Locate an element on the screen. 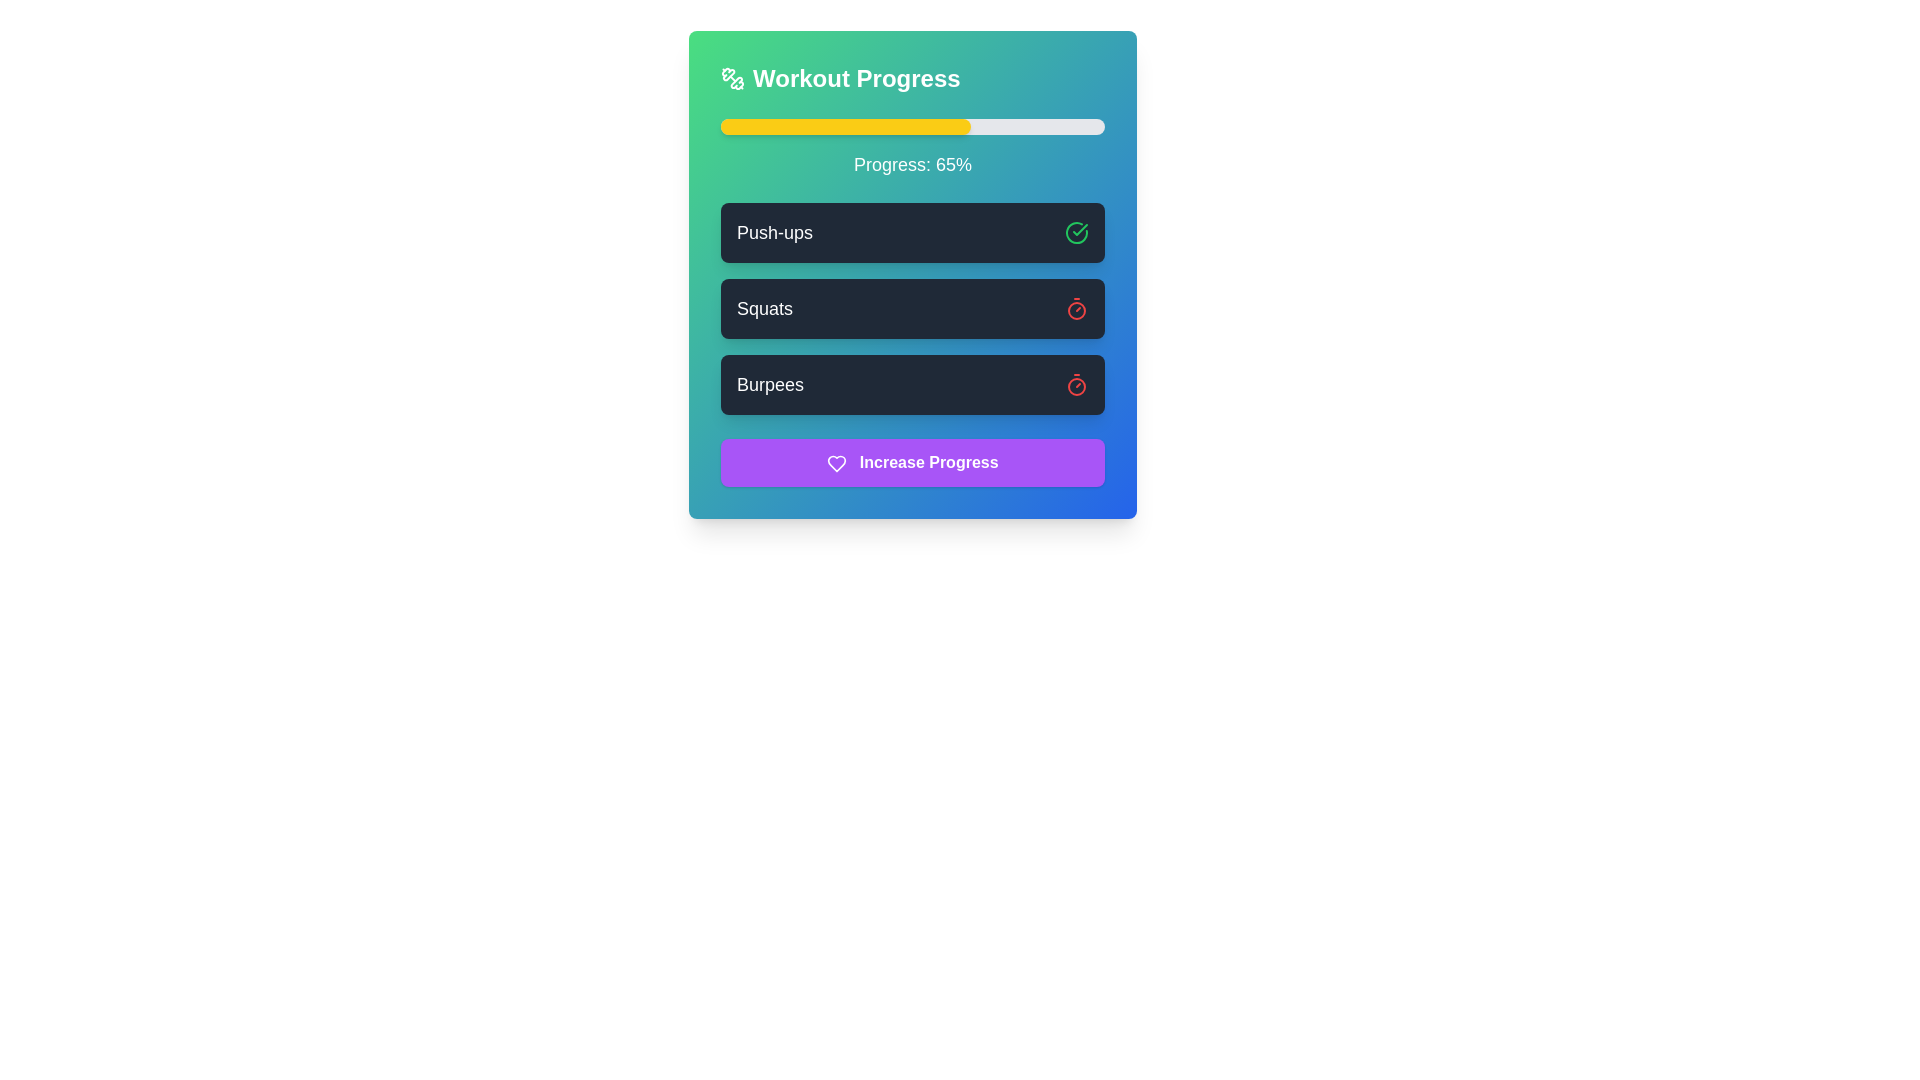 This screenshot has height=1080, width=1920. the decorative icon located at the left end of the 'Increase Progress' button, which is positioned in the bottom center of a card-like component containing progress information is located at coordinates (837, 463).